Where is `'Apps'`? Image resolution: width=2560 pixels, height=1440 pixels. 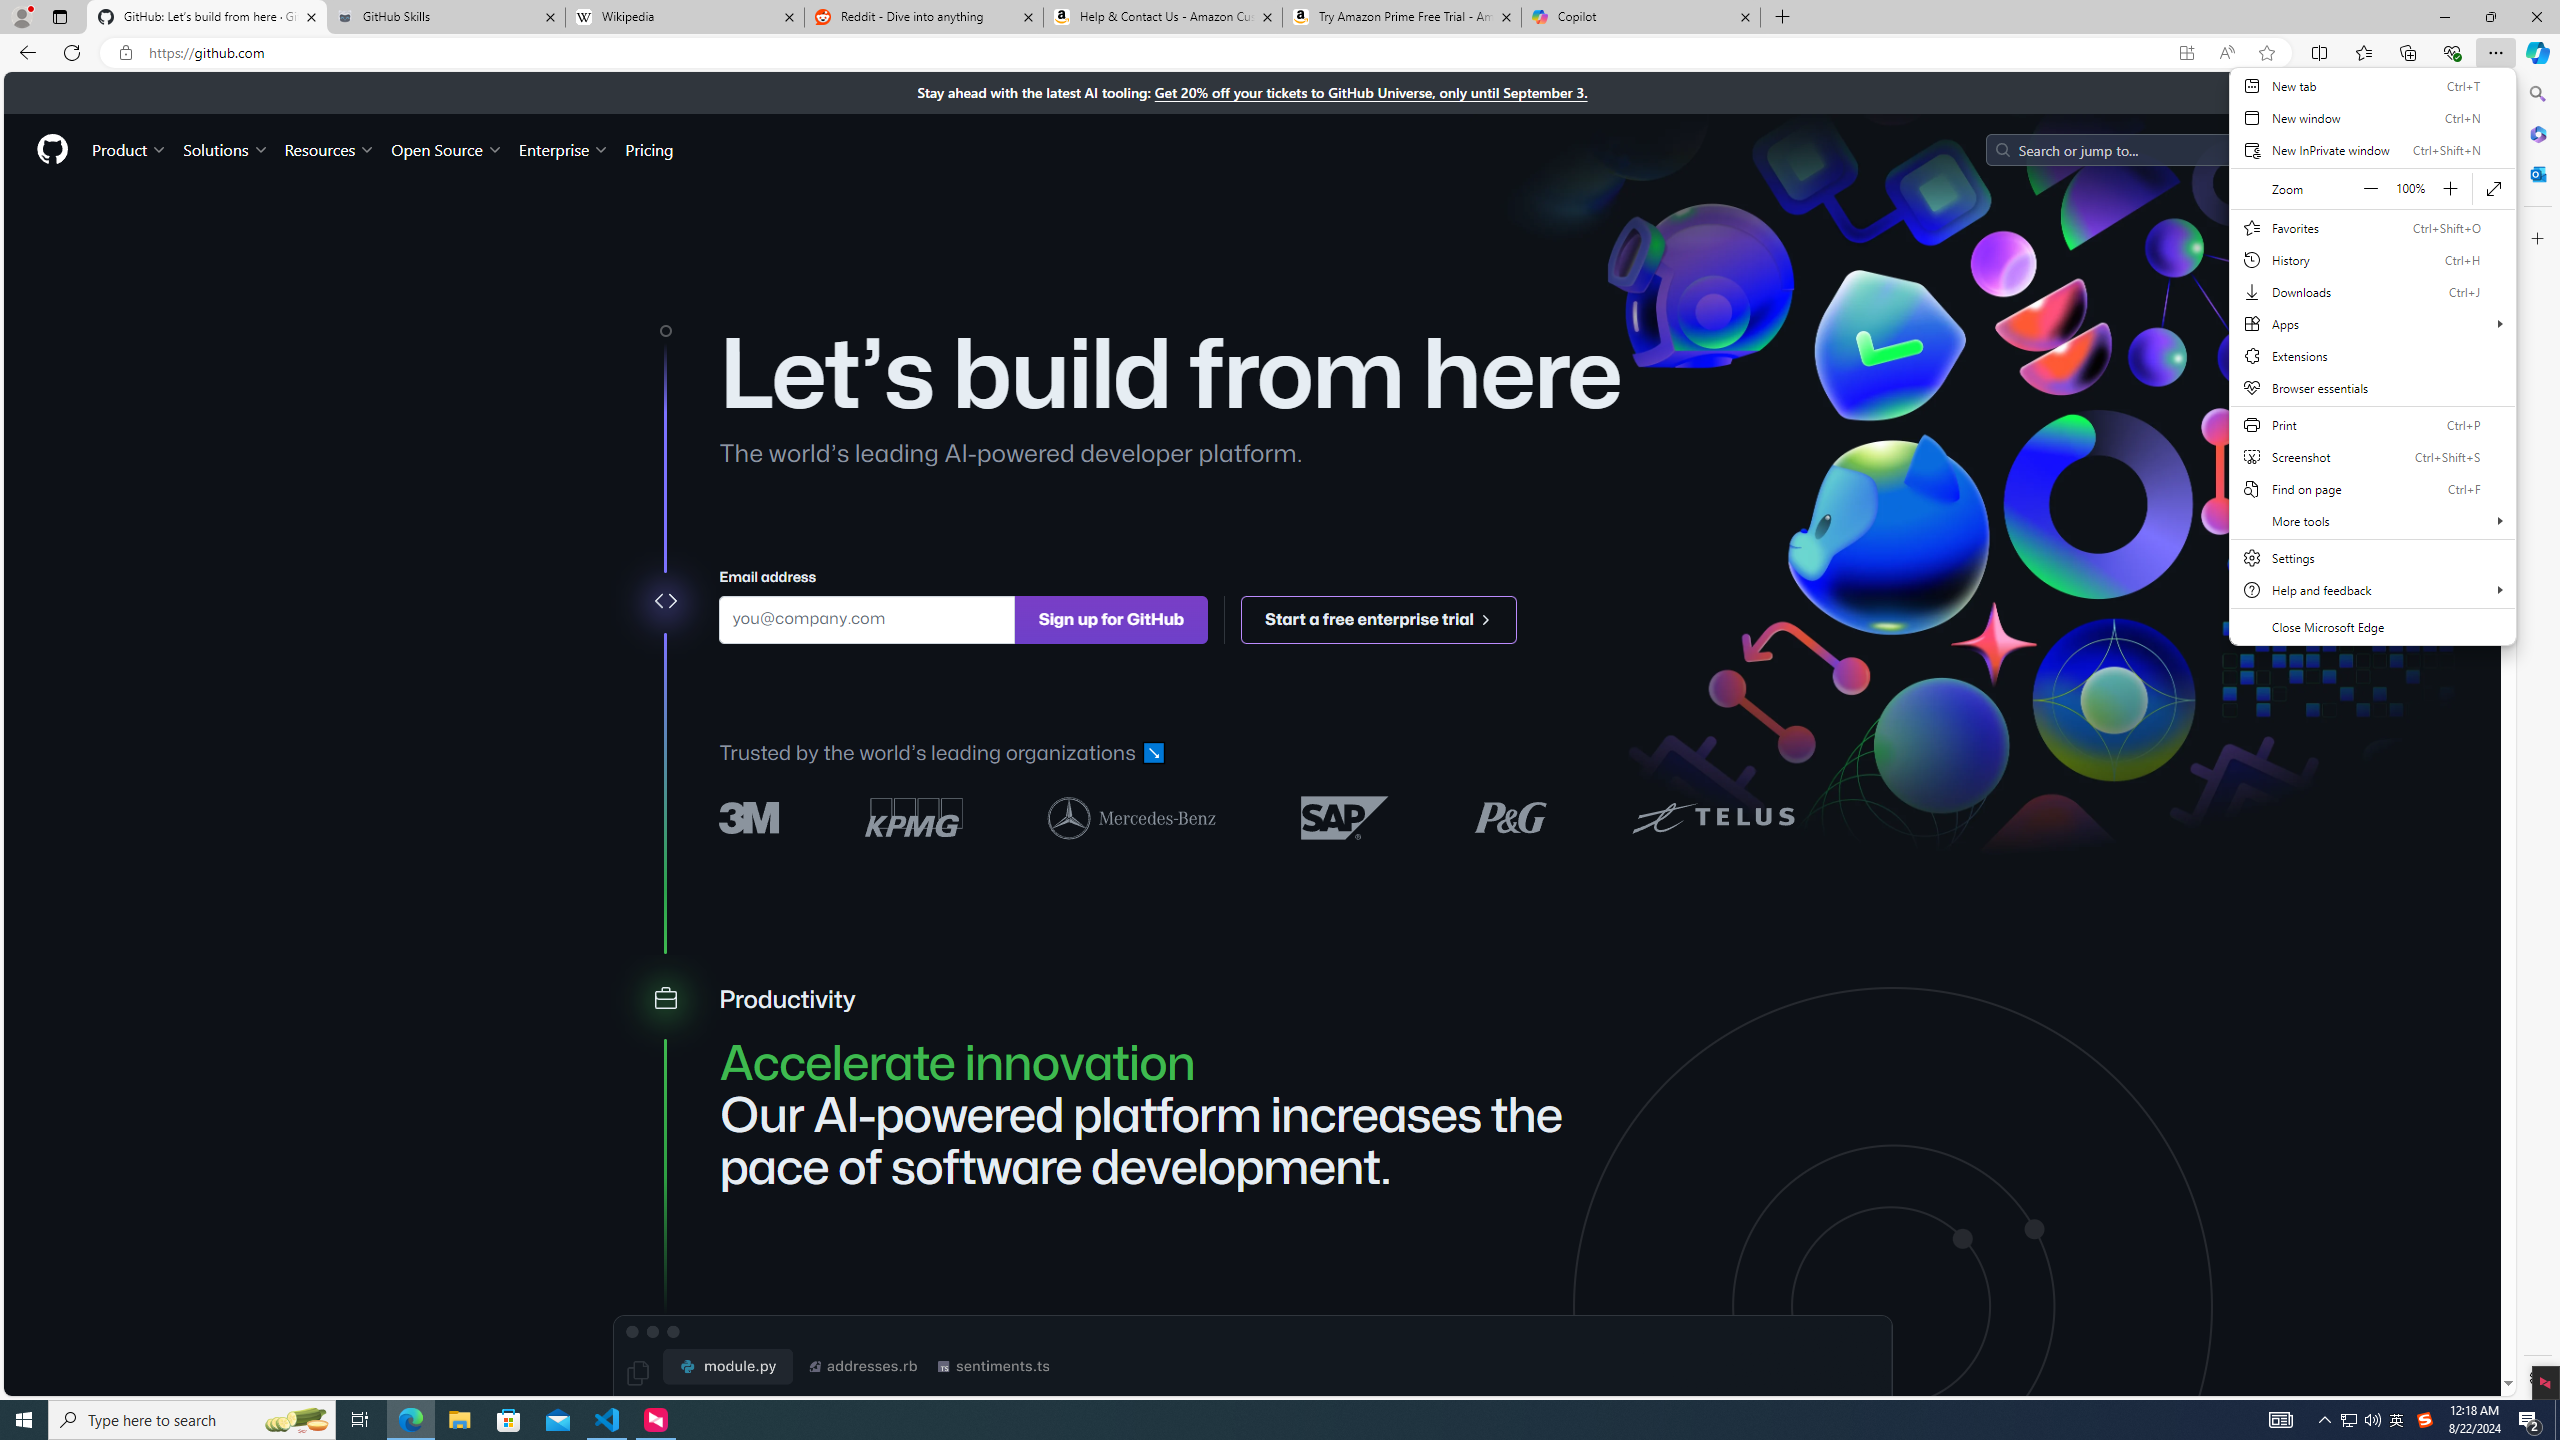
'Apps' is located at coordinates (2372, 323).